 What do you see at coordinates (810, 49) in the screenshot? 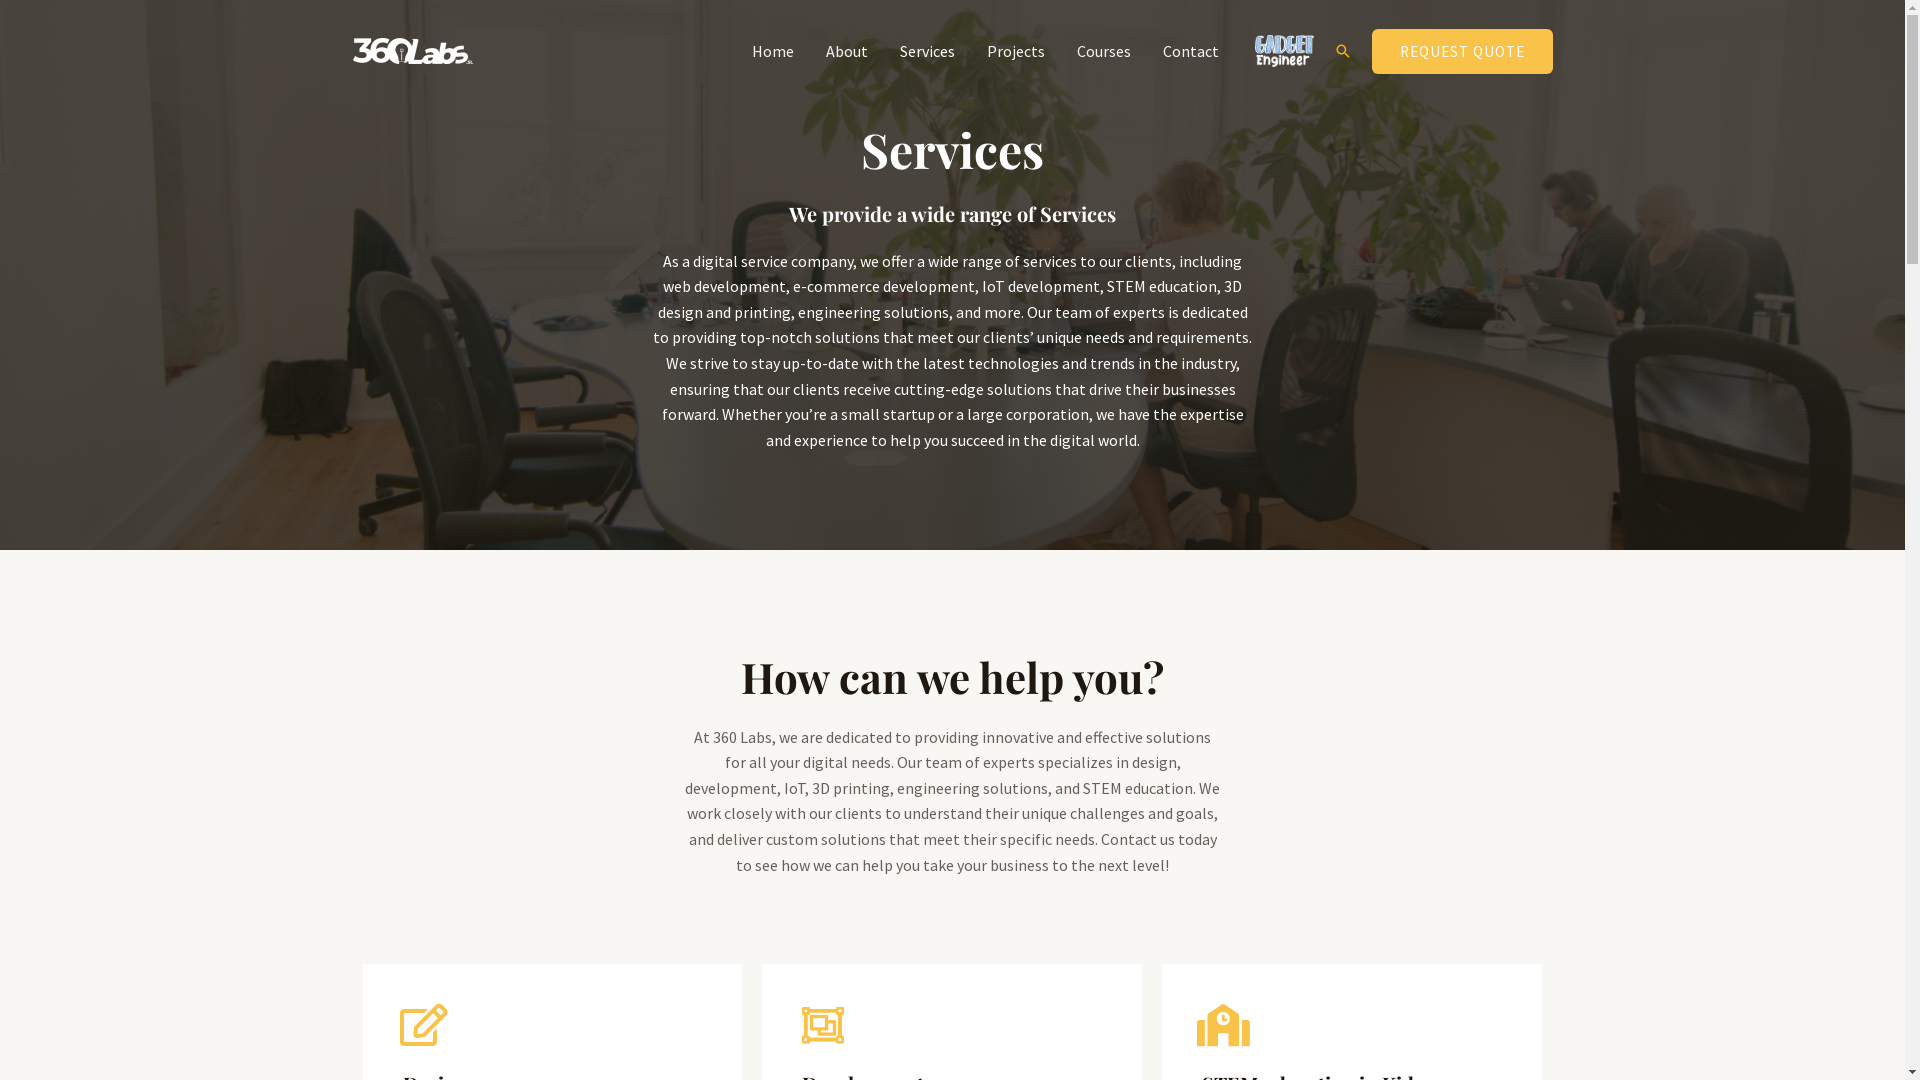
I see `'About'` at bounding box center [810, 49].